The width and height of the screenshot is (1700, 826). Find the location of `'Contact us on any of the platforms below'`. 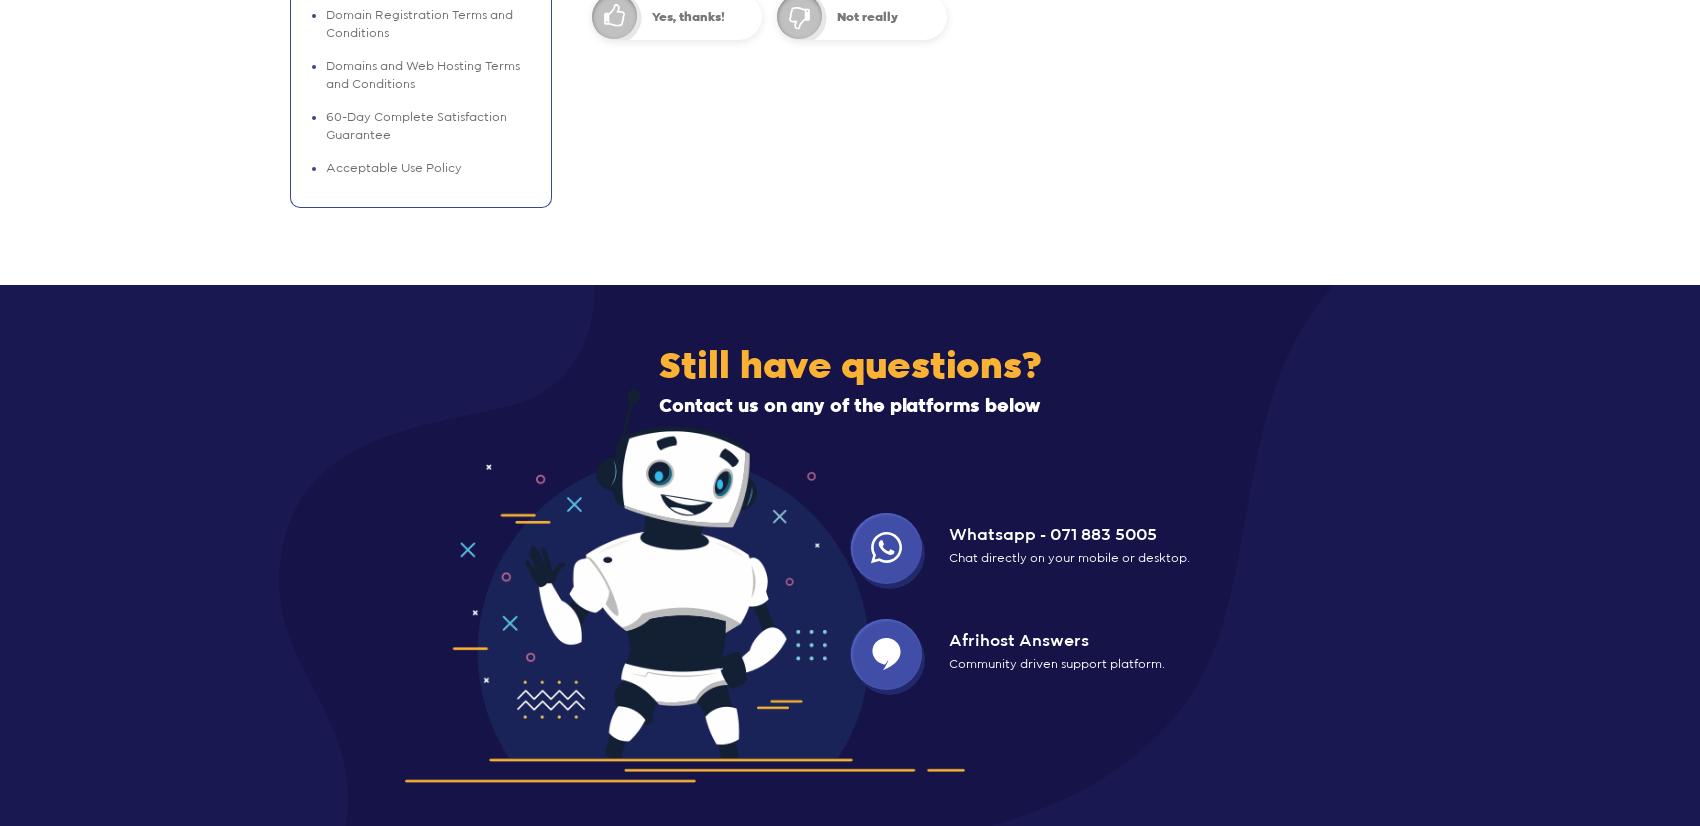

'Contact us on any of the platforms below' is located at coordinates (850, 405).